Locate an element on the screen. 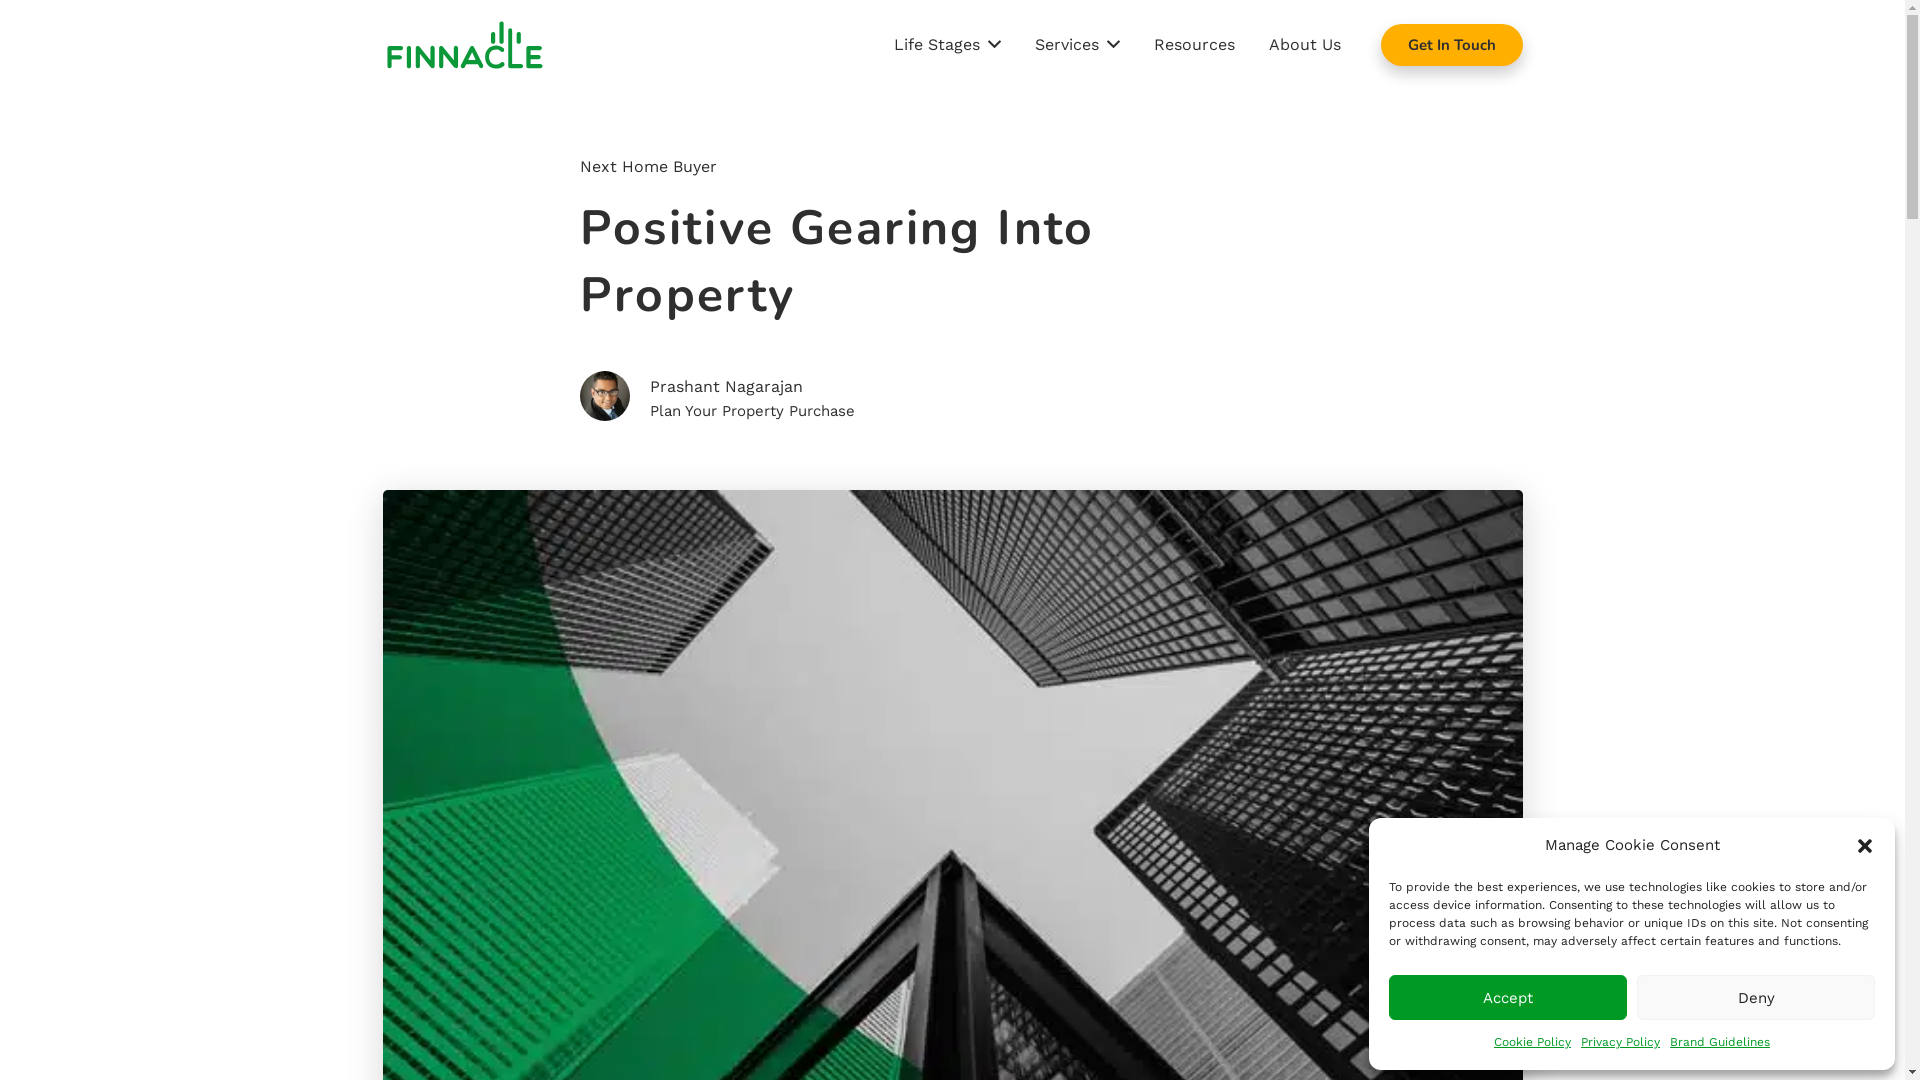 This screenshot has width=1920, height=1080. 'Brand Guidelines' is located at coordinates (1718, 1041).